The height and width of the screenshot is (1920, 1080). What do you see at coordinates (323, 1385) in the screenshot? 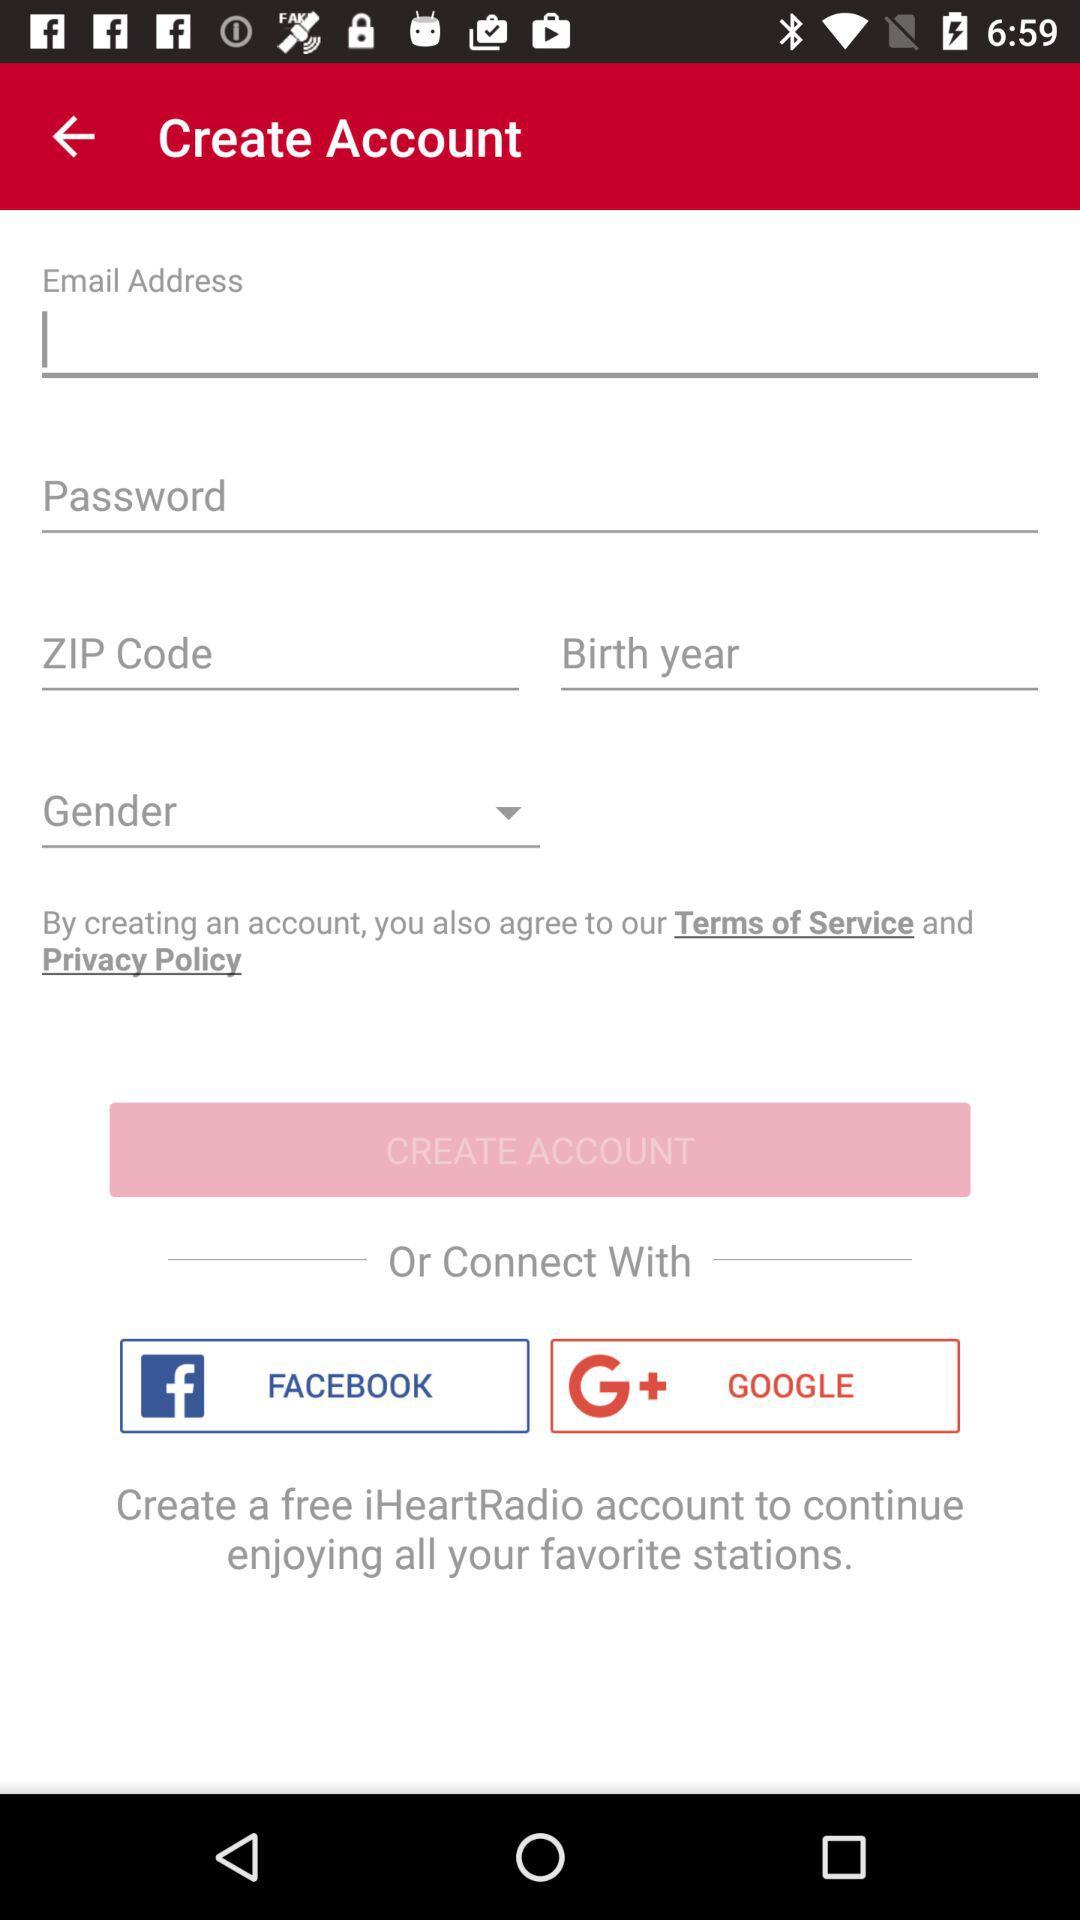
I see `item above the create a free icon` at bounding box center [323, 1385].